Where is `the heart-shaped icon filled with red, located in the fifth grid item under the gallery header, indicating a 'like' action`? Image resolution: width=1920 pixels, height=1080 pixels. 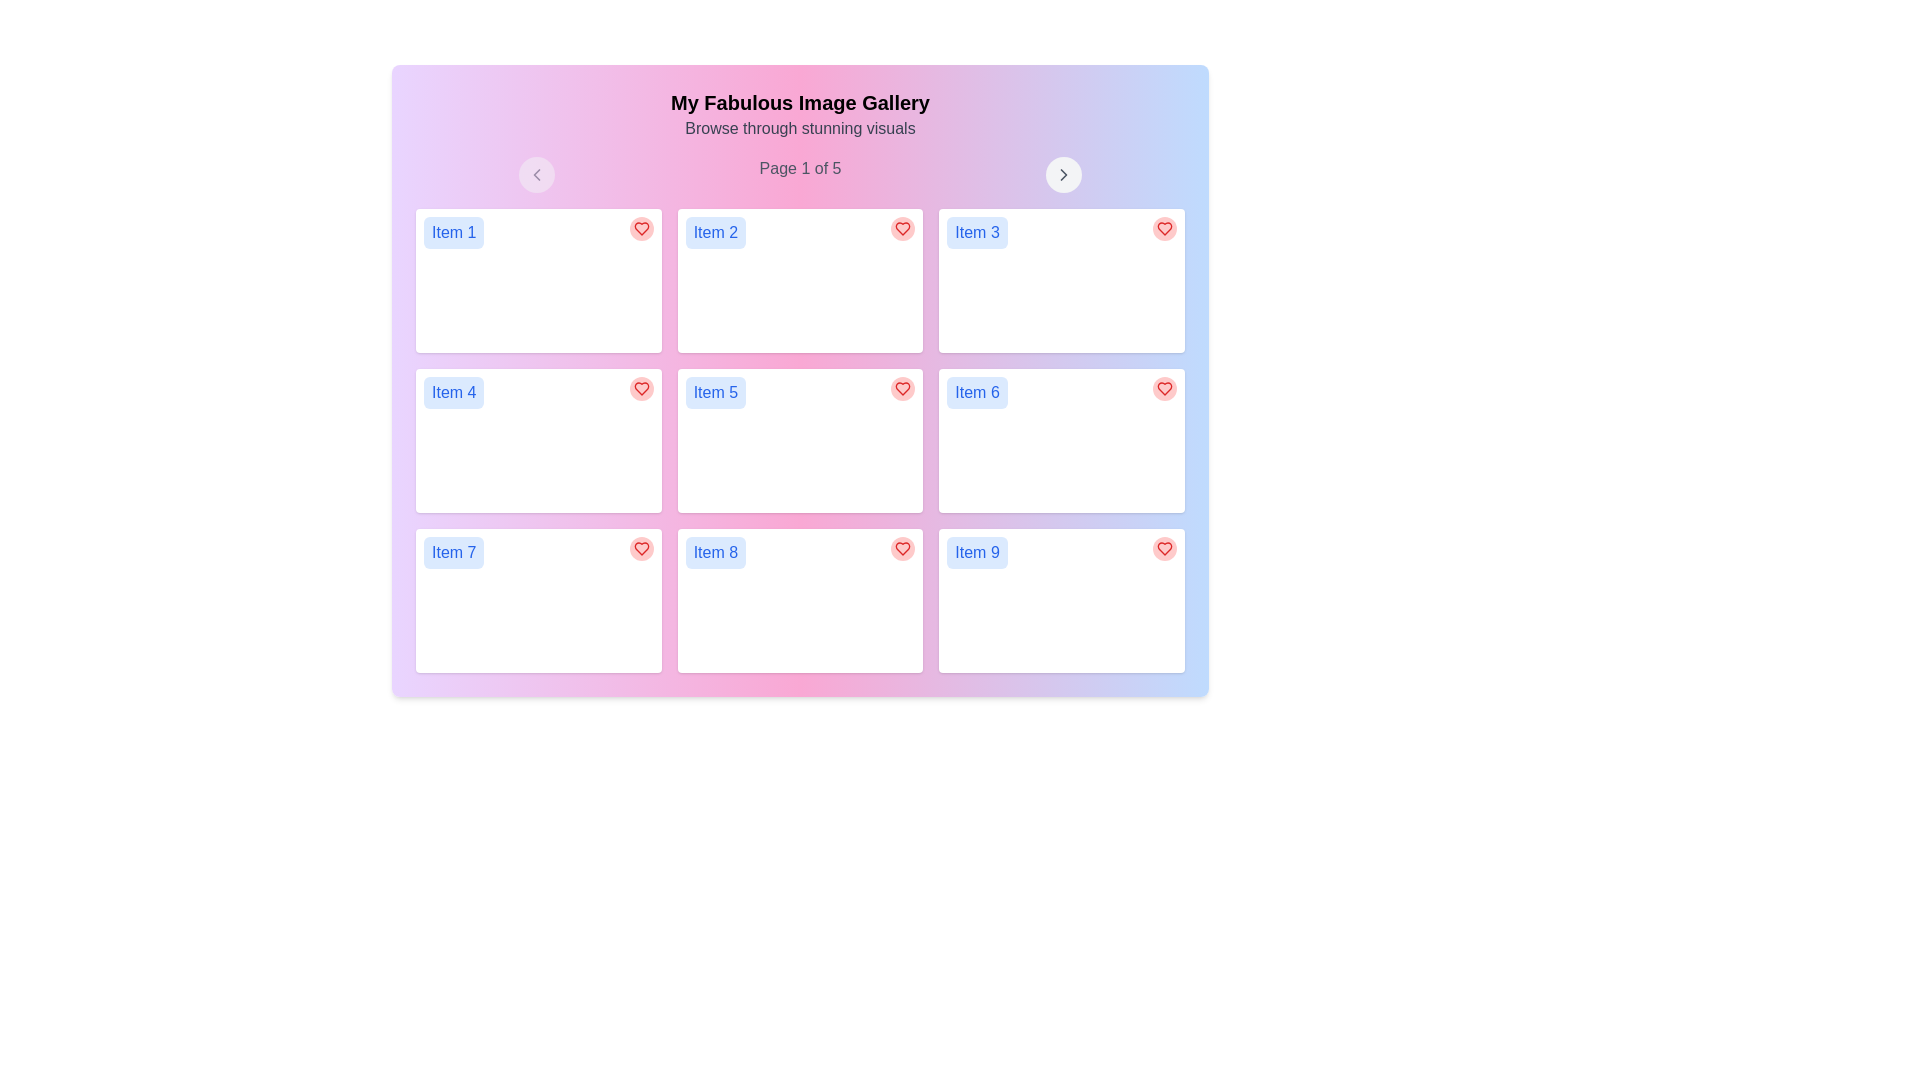
the heart-shaped icon filled with red, located in the fifth grid item under the gallery header, indicating a 'like' action is located at coordinates (902, 389).